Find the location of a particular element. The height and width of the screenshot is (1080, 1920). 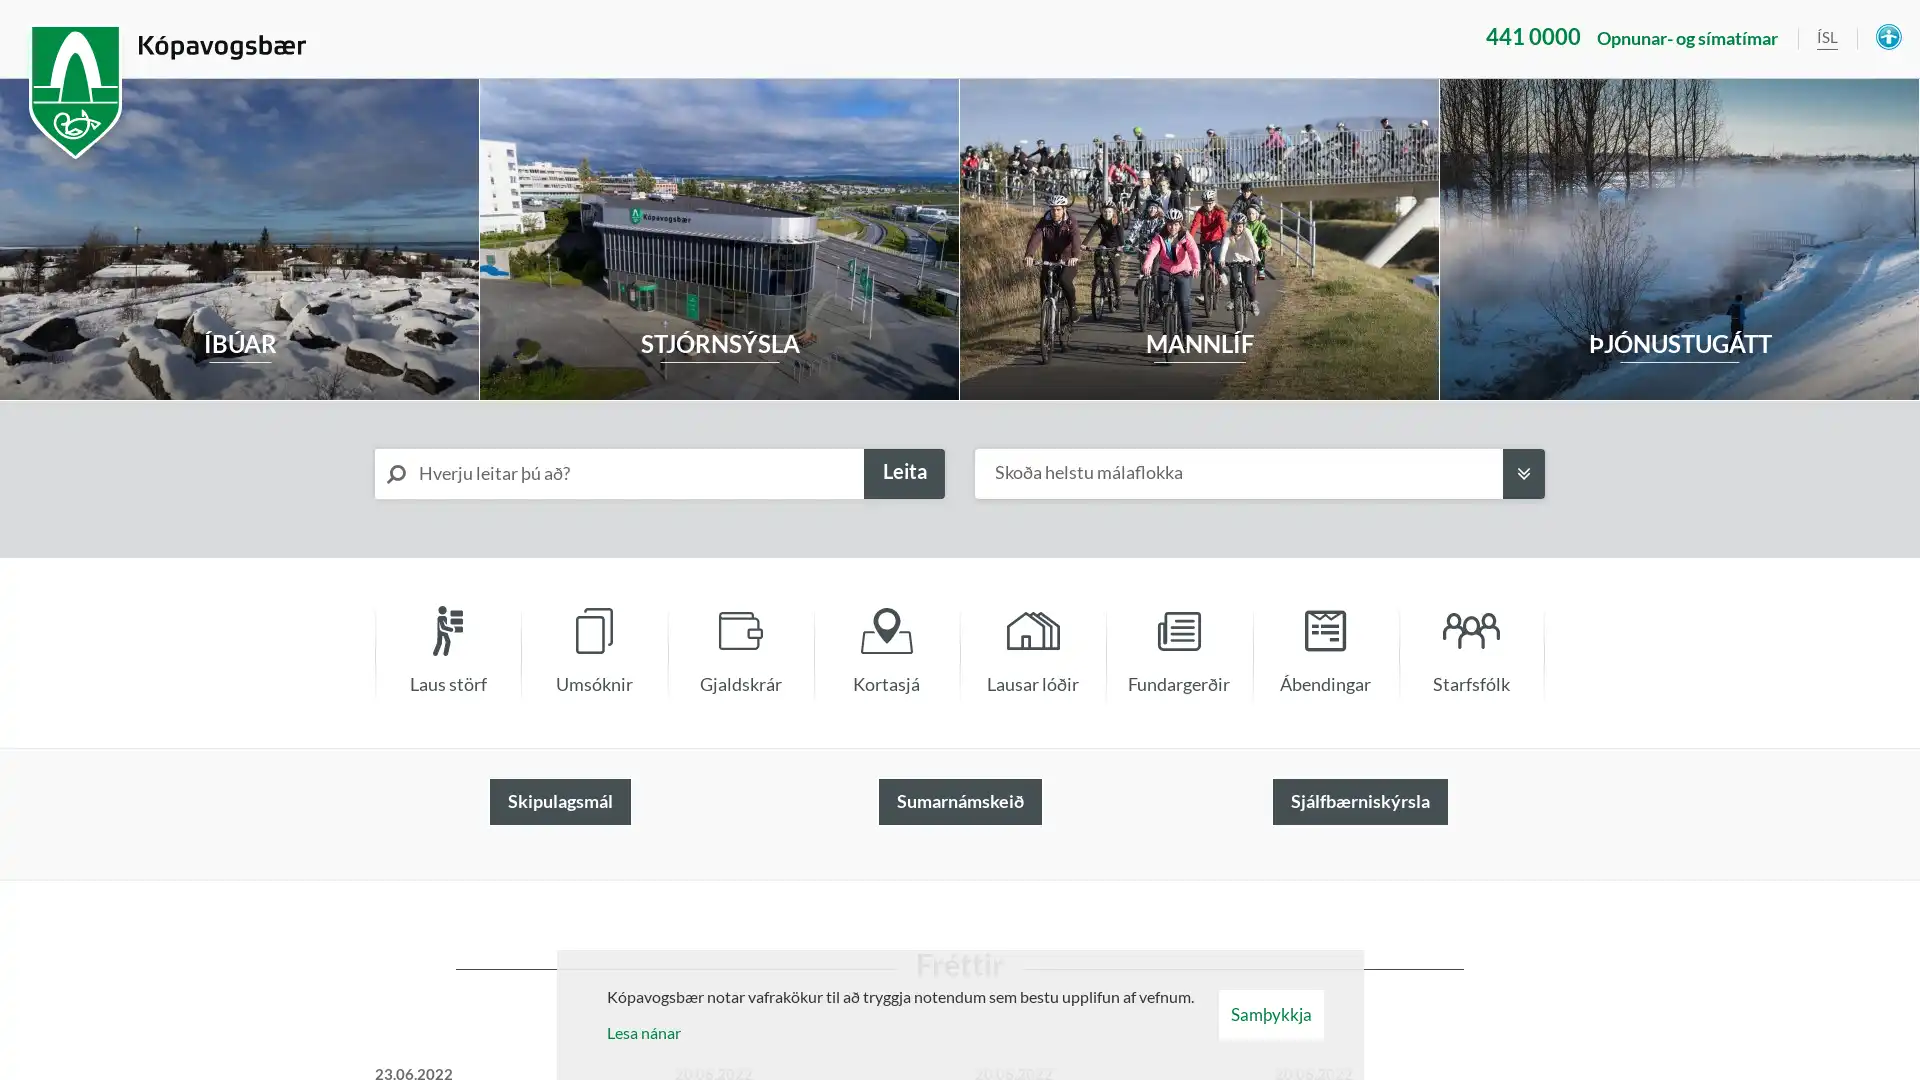

Samykkja vafrakokur is located at coordinates (1269, 1014).